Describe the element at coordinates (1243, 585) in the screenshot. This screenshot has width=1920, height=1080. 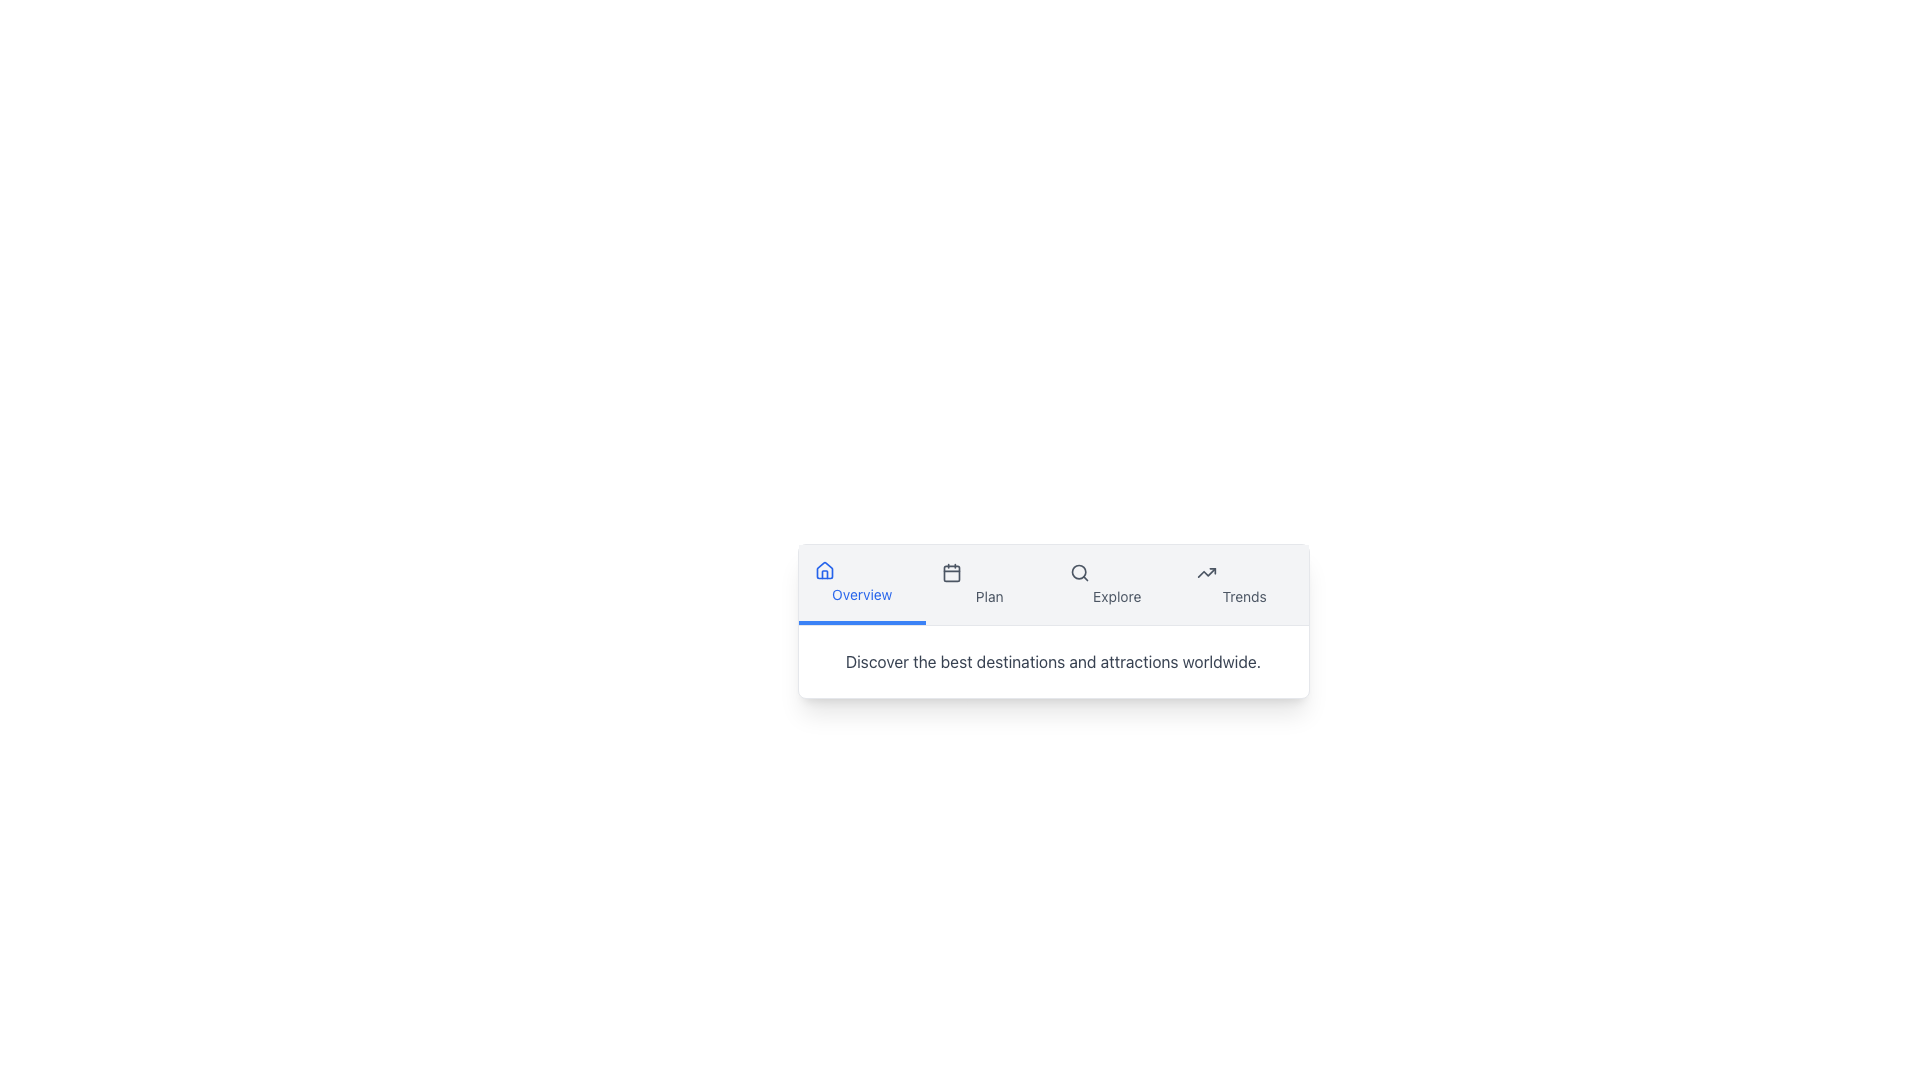
I see `the 'Trends' navigation tab, which is the last tab in the horizontal menu` at that location.